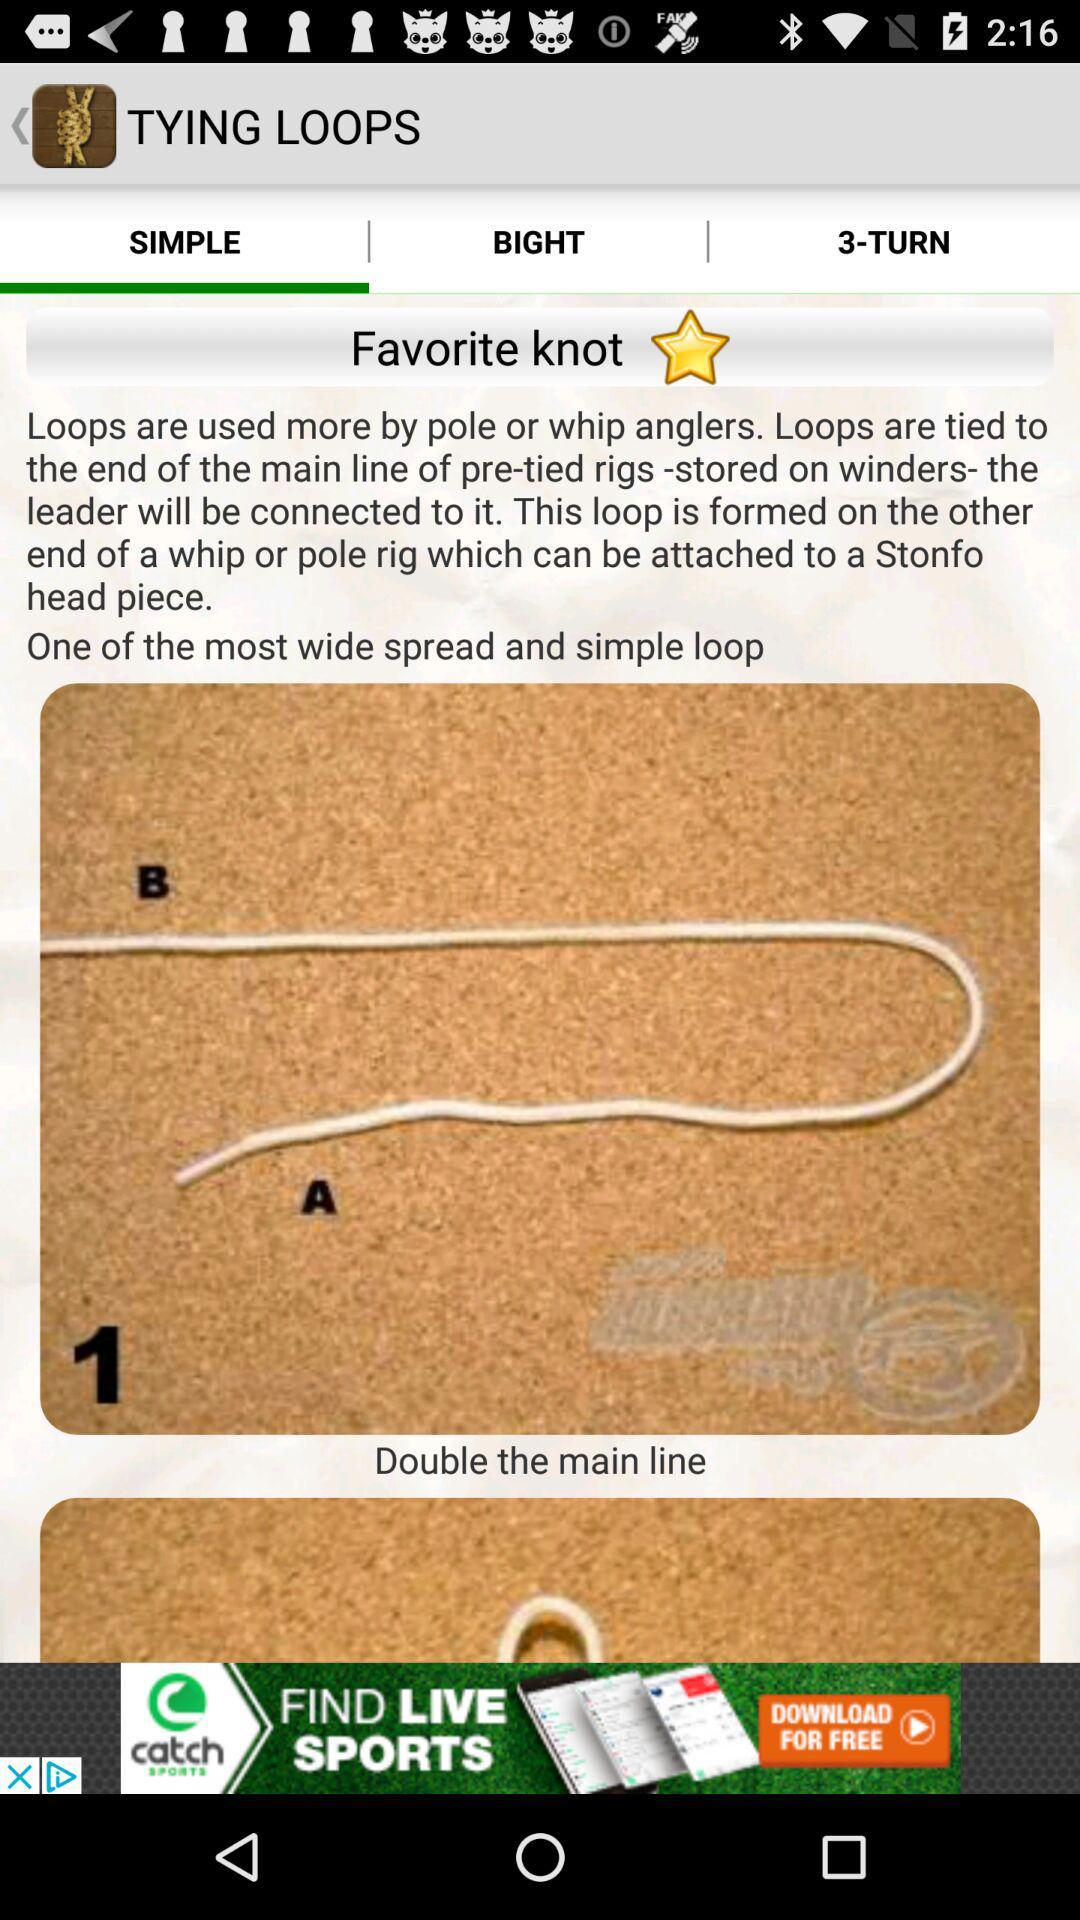 This screenshot has height=1920, width=1080. What do you see at coordinates (540, 1579) in the screenshot?
I see `step 2` at bounding box center [540, 1579].